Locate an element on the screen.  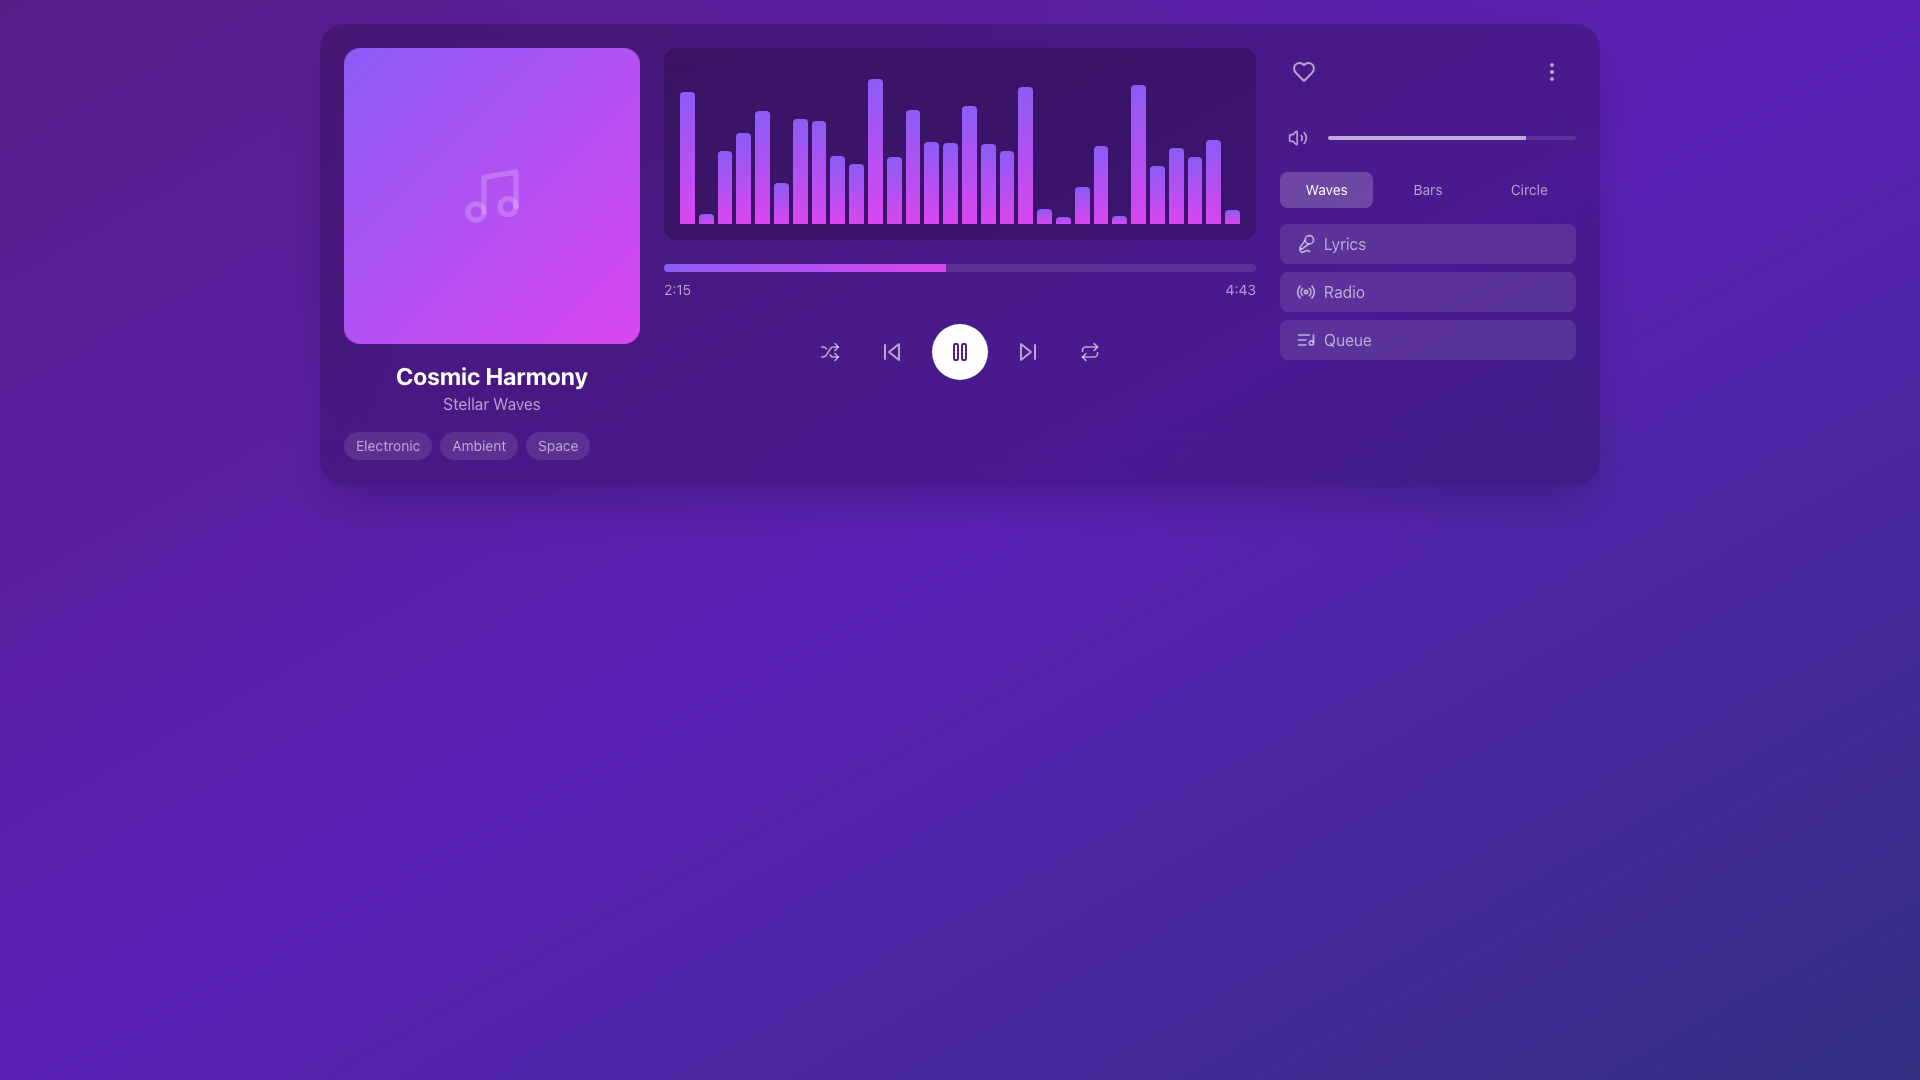
the pause icon button, which is styled with purple coloring and located at the center of the music control bar, to potentially display a tooltip is located at coordinates (960, 350).